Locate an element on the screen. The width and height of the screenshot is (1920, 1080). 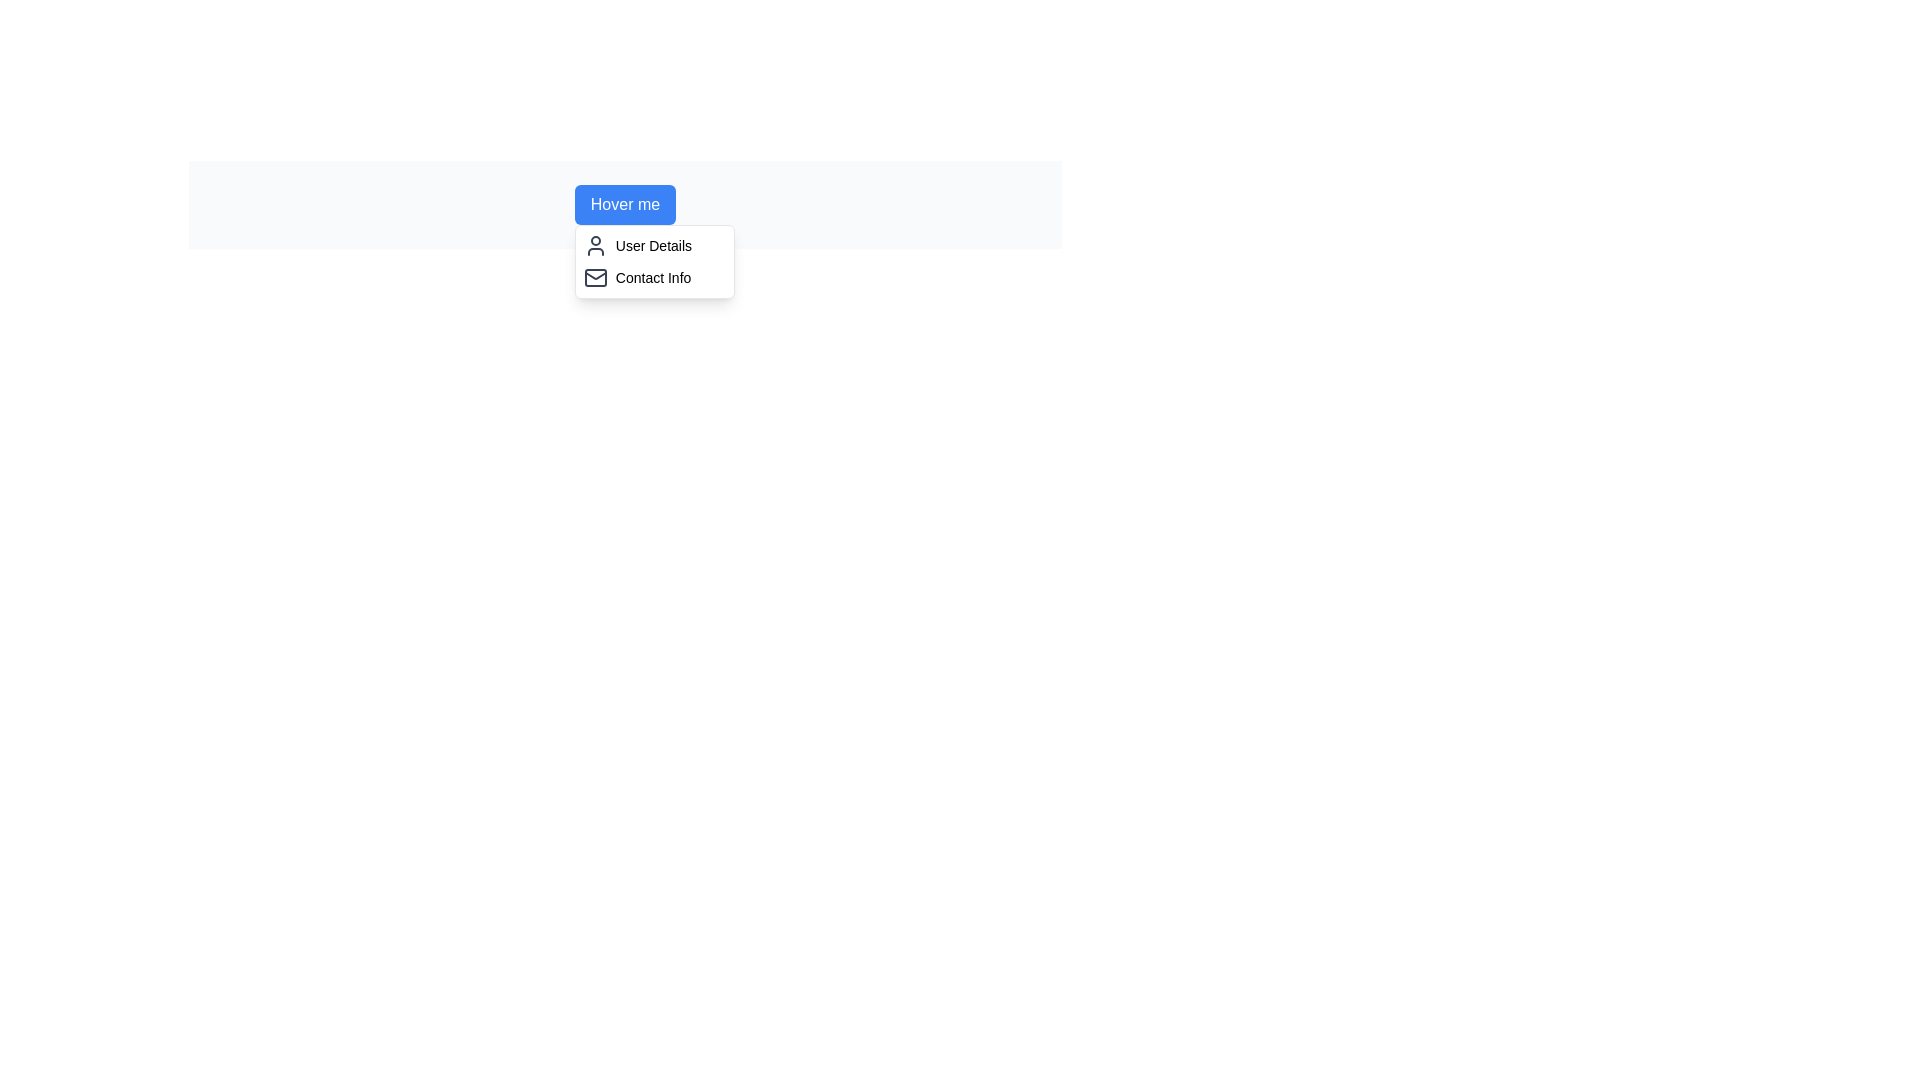
the 'User Details' text label, which is styled in black and located in the dropdown menu under the 'Hover me' button is located at coordinates (653, 245).